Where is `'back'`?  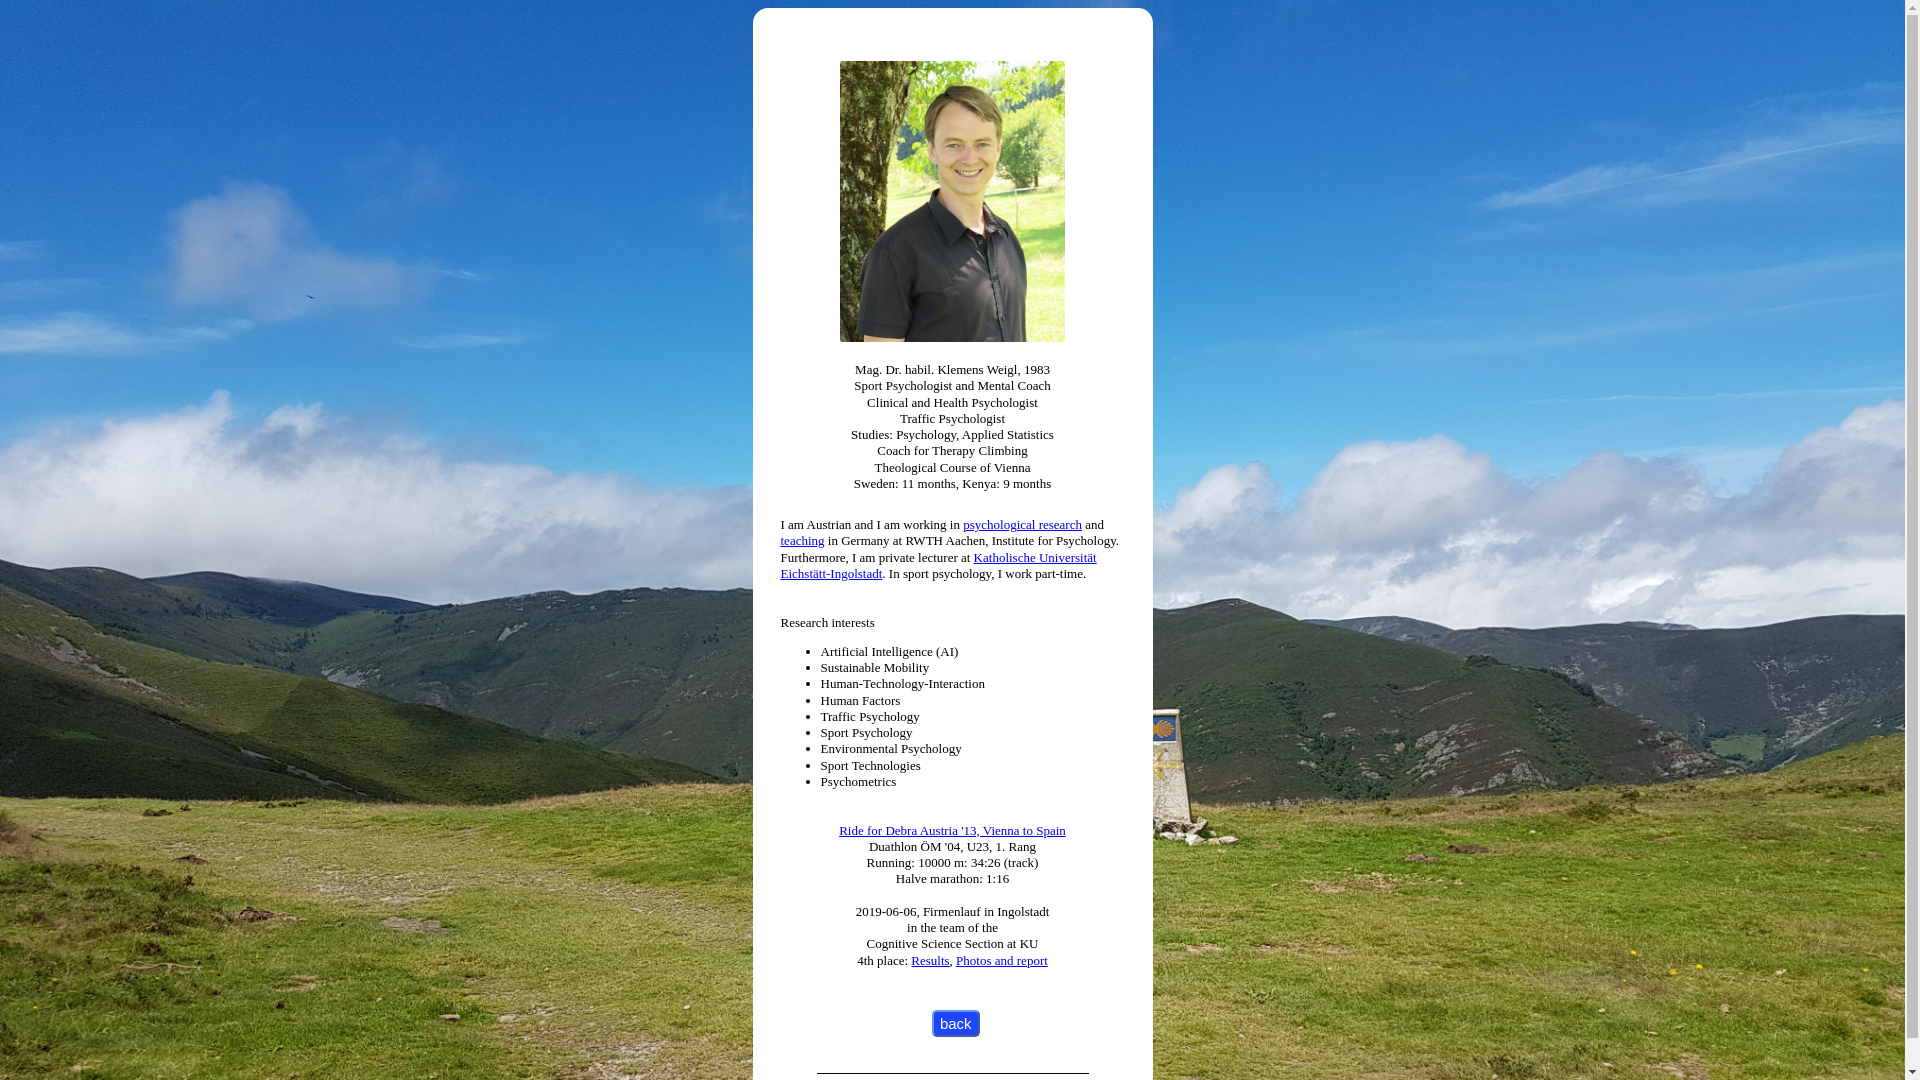
'back' is located at coordinates (954, 1024).